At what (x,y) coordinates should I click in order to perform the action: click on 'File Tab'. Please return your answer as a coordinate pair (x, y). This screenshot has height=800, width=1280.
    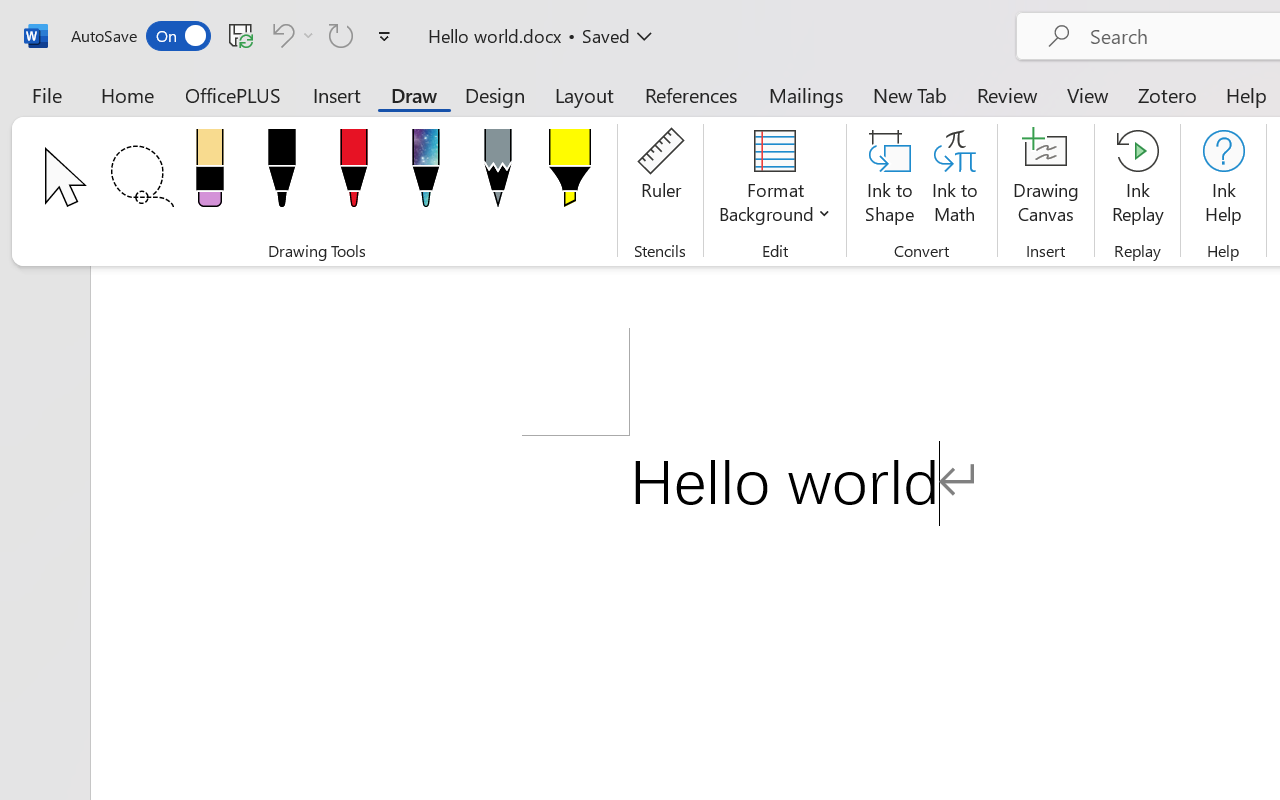
    Looking at the image, I should click on (46, 94).